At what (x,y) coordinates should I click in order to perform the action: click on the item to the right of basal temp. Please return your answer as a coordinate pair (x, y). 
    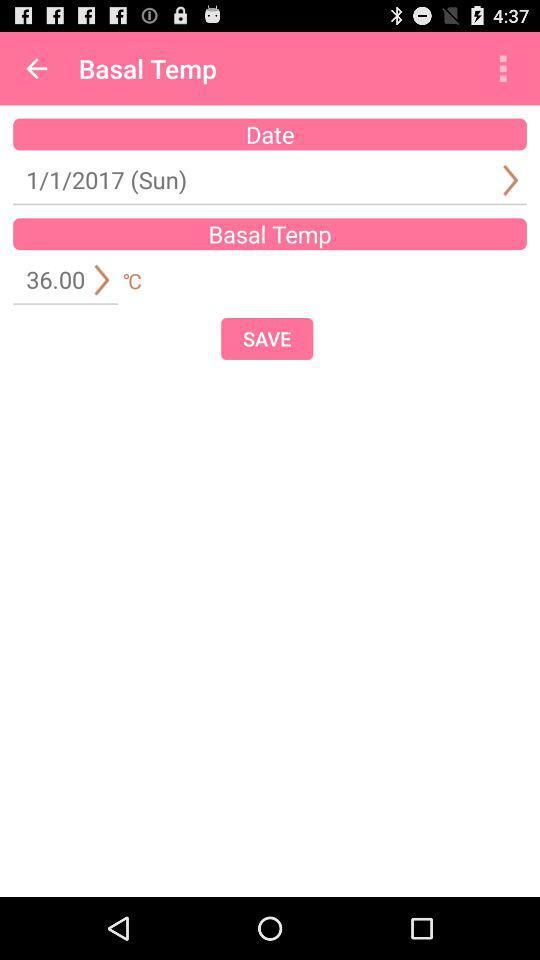
    Looking at the image, I should click on (502, 68).